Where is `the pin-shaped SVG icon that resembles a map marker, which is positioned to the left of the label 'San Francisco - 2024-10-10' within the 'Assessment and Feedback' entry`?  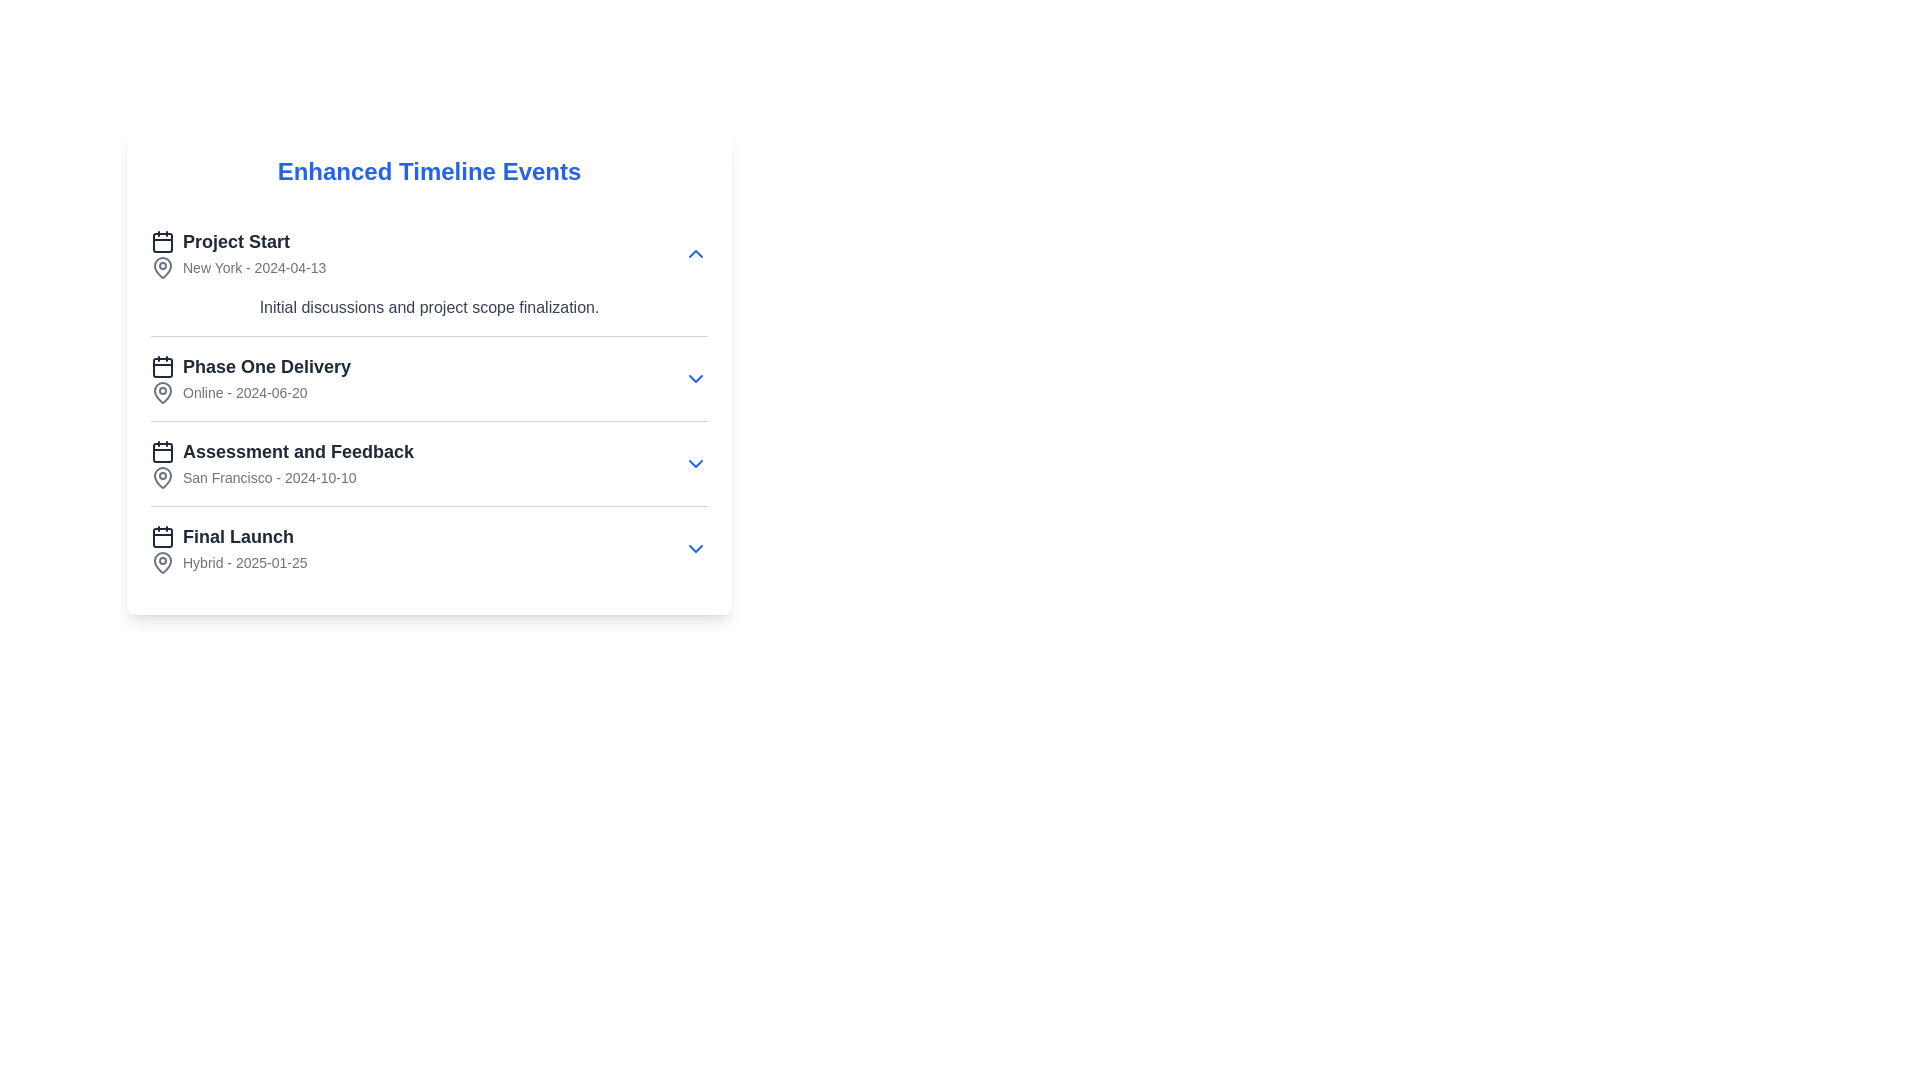 the pin-shaped SVG icon that resembles a map marker, which is positioned to the left of the label 'San Francisco - 2024-10-10' within the 'Assessment and Feedback' entry is located at coordinates (163, 478).